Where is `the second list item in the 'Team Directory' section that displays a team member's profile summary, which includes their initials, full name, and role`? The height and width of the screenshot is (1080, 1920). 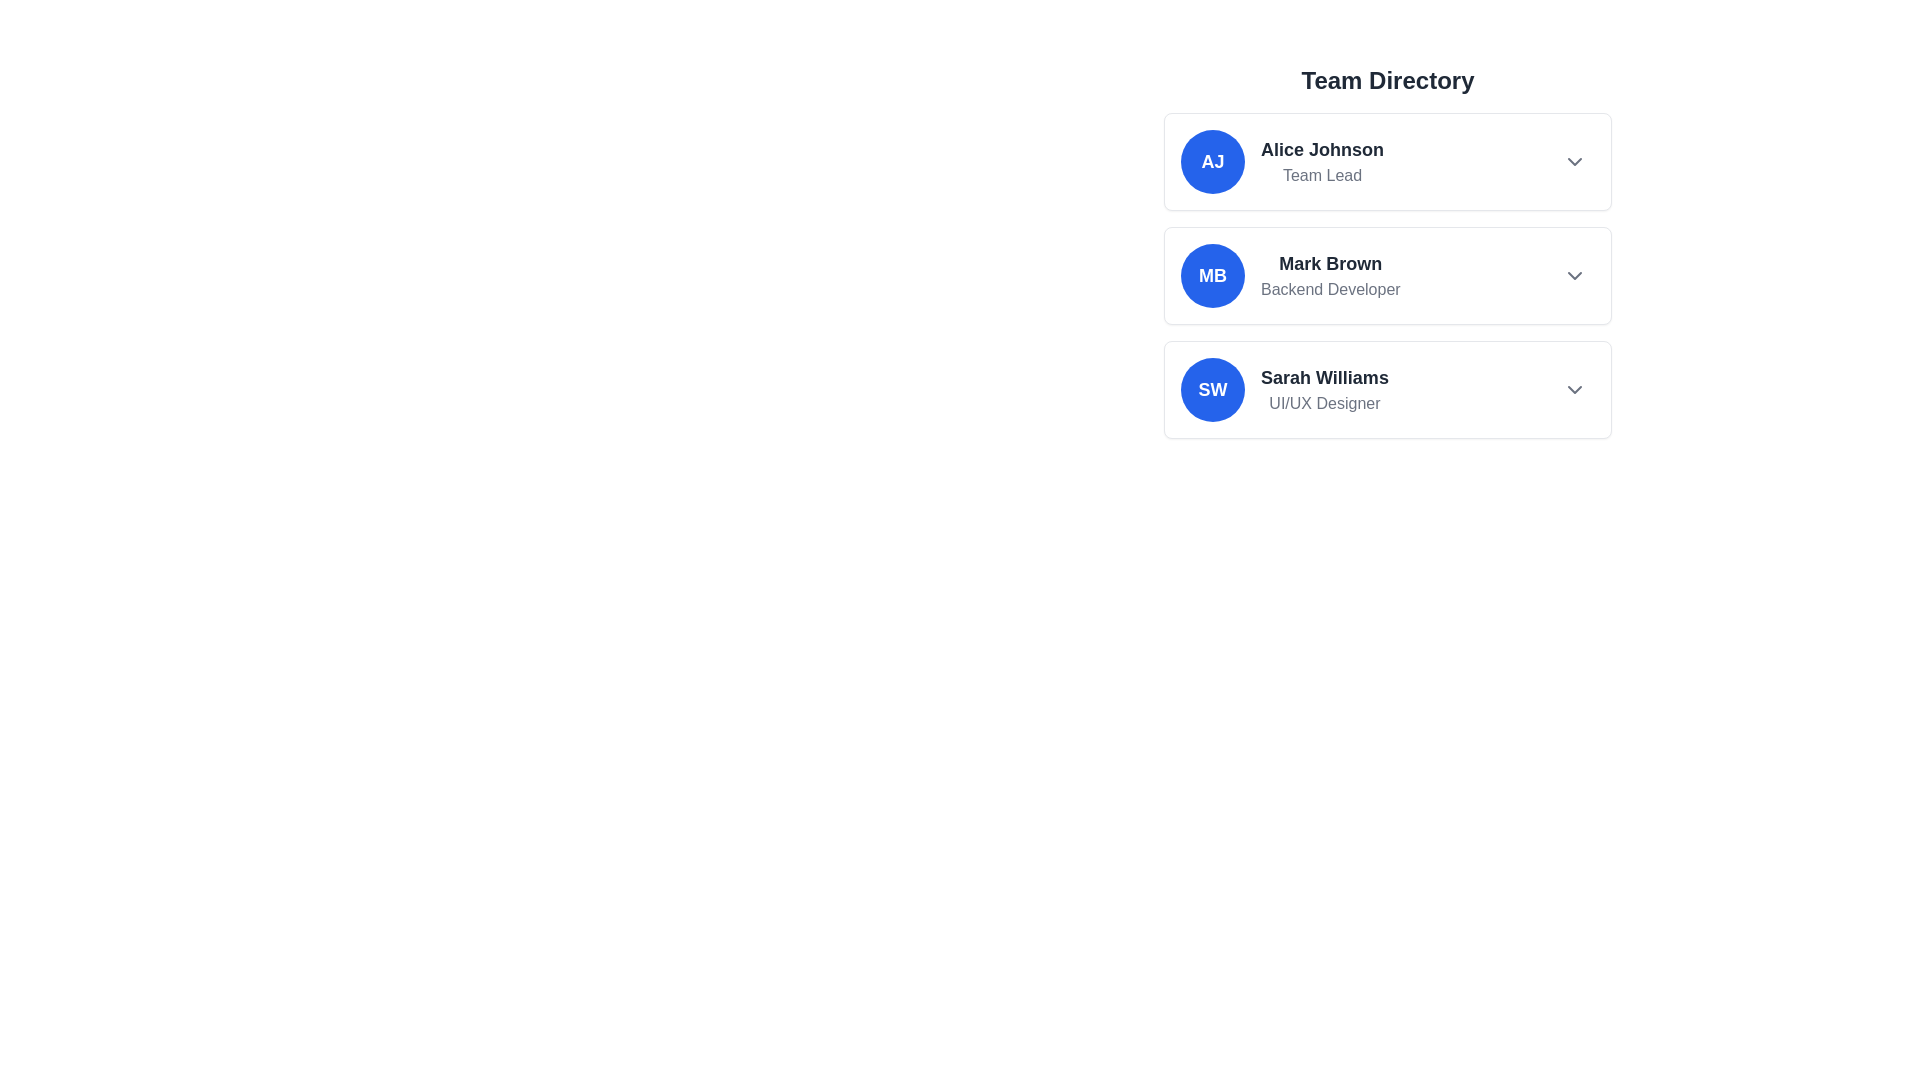
the second list item in the 'Team Directory' section that displays a team member's profile summary, which includes their initials, full name, and role is located at coordinates (1386, 276).